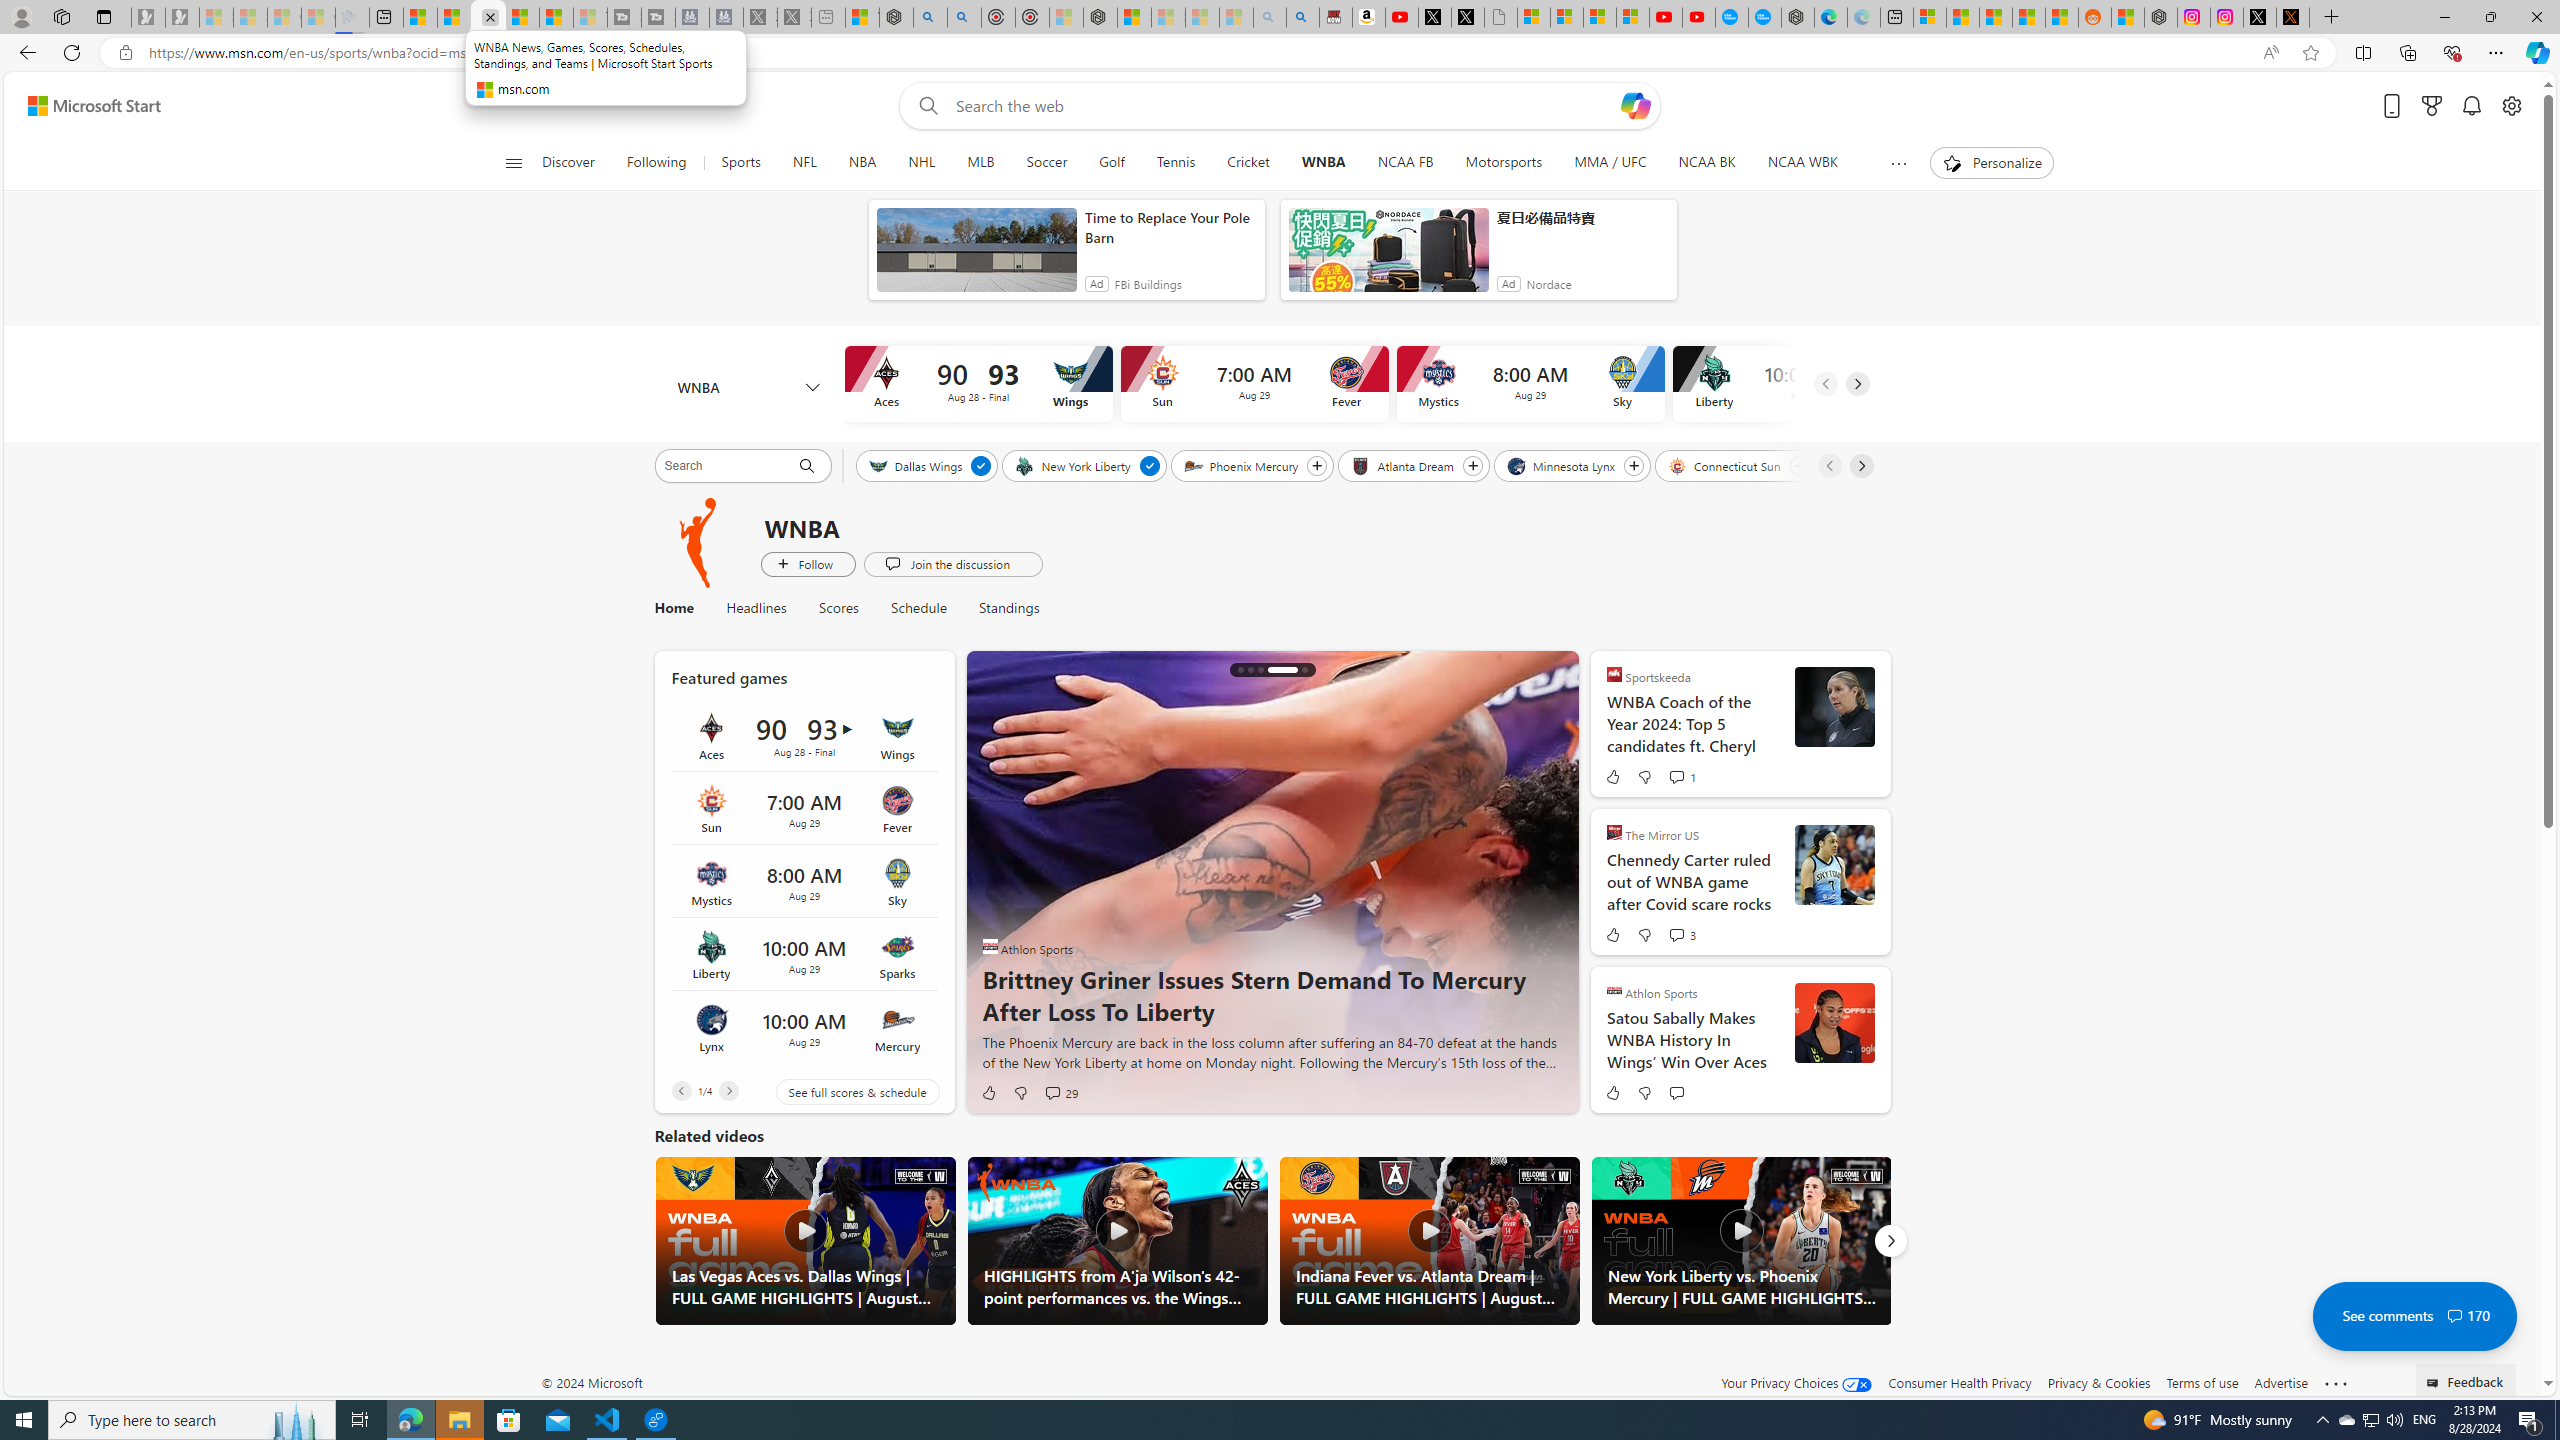 This screenshot has width=2560, height=1440. I want to click on 'MMA / UFC', so click(1610, 162).